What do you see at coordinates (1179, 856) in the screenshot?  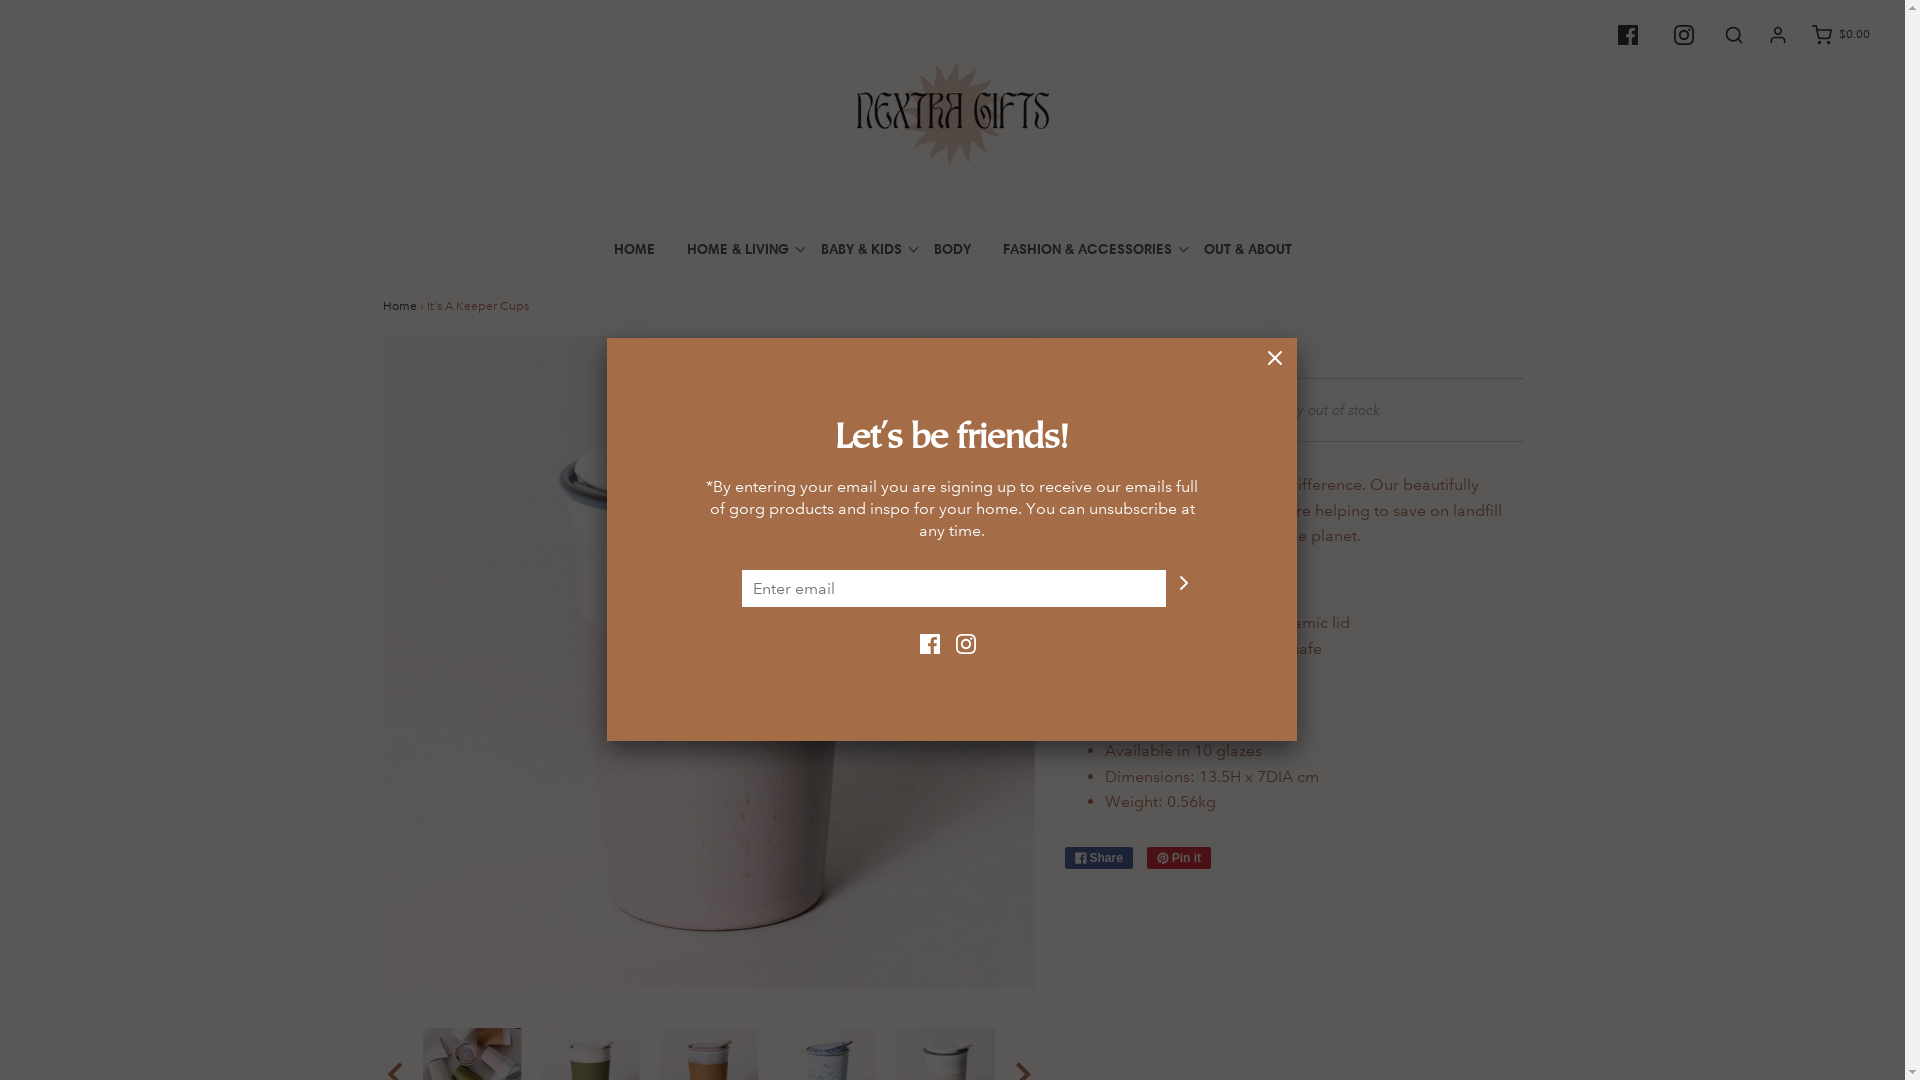 I see `'Pin it'` at bounding box center [1179, 856].